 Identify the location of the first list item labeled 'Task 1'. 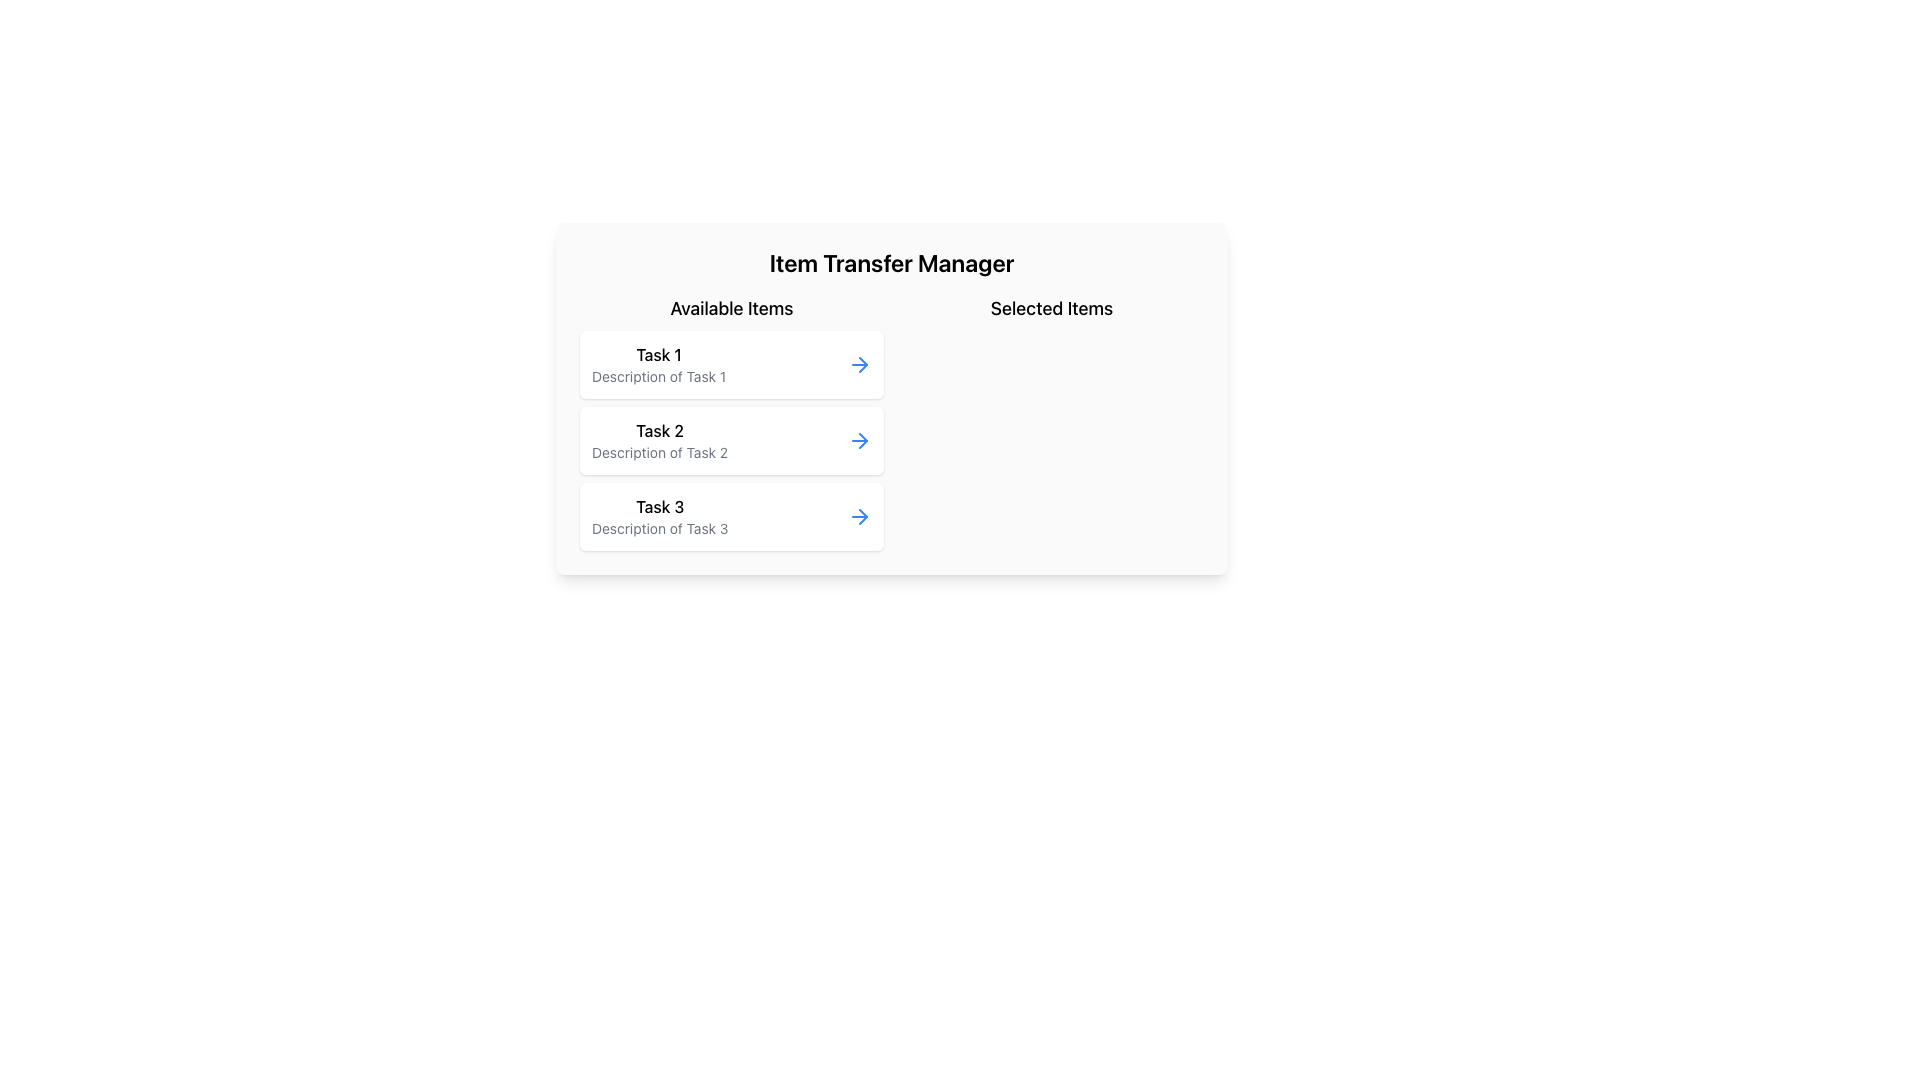
(730, 365).